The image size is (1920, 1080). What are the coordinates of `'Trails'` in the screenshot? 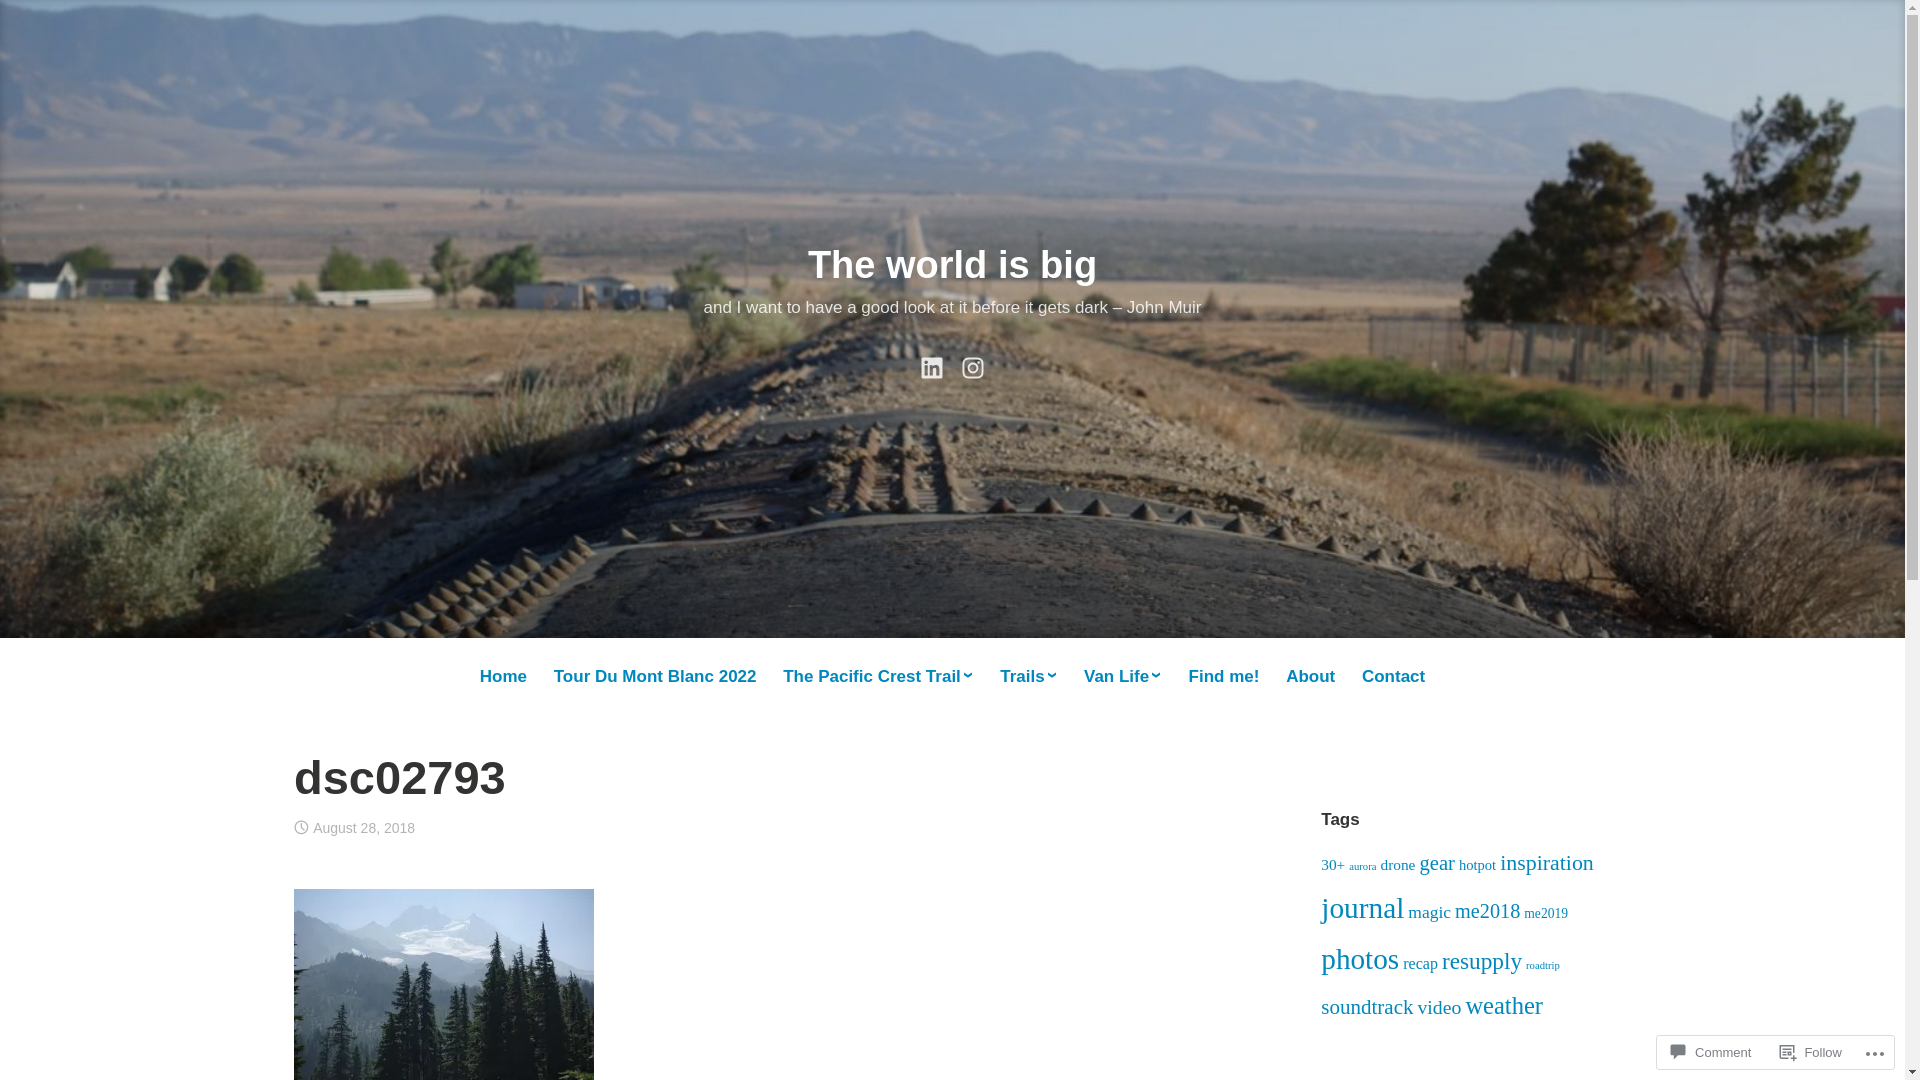 It's located at (1028, 676).